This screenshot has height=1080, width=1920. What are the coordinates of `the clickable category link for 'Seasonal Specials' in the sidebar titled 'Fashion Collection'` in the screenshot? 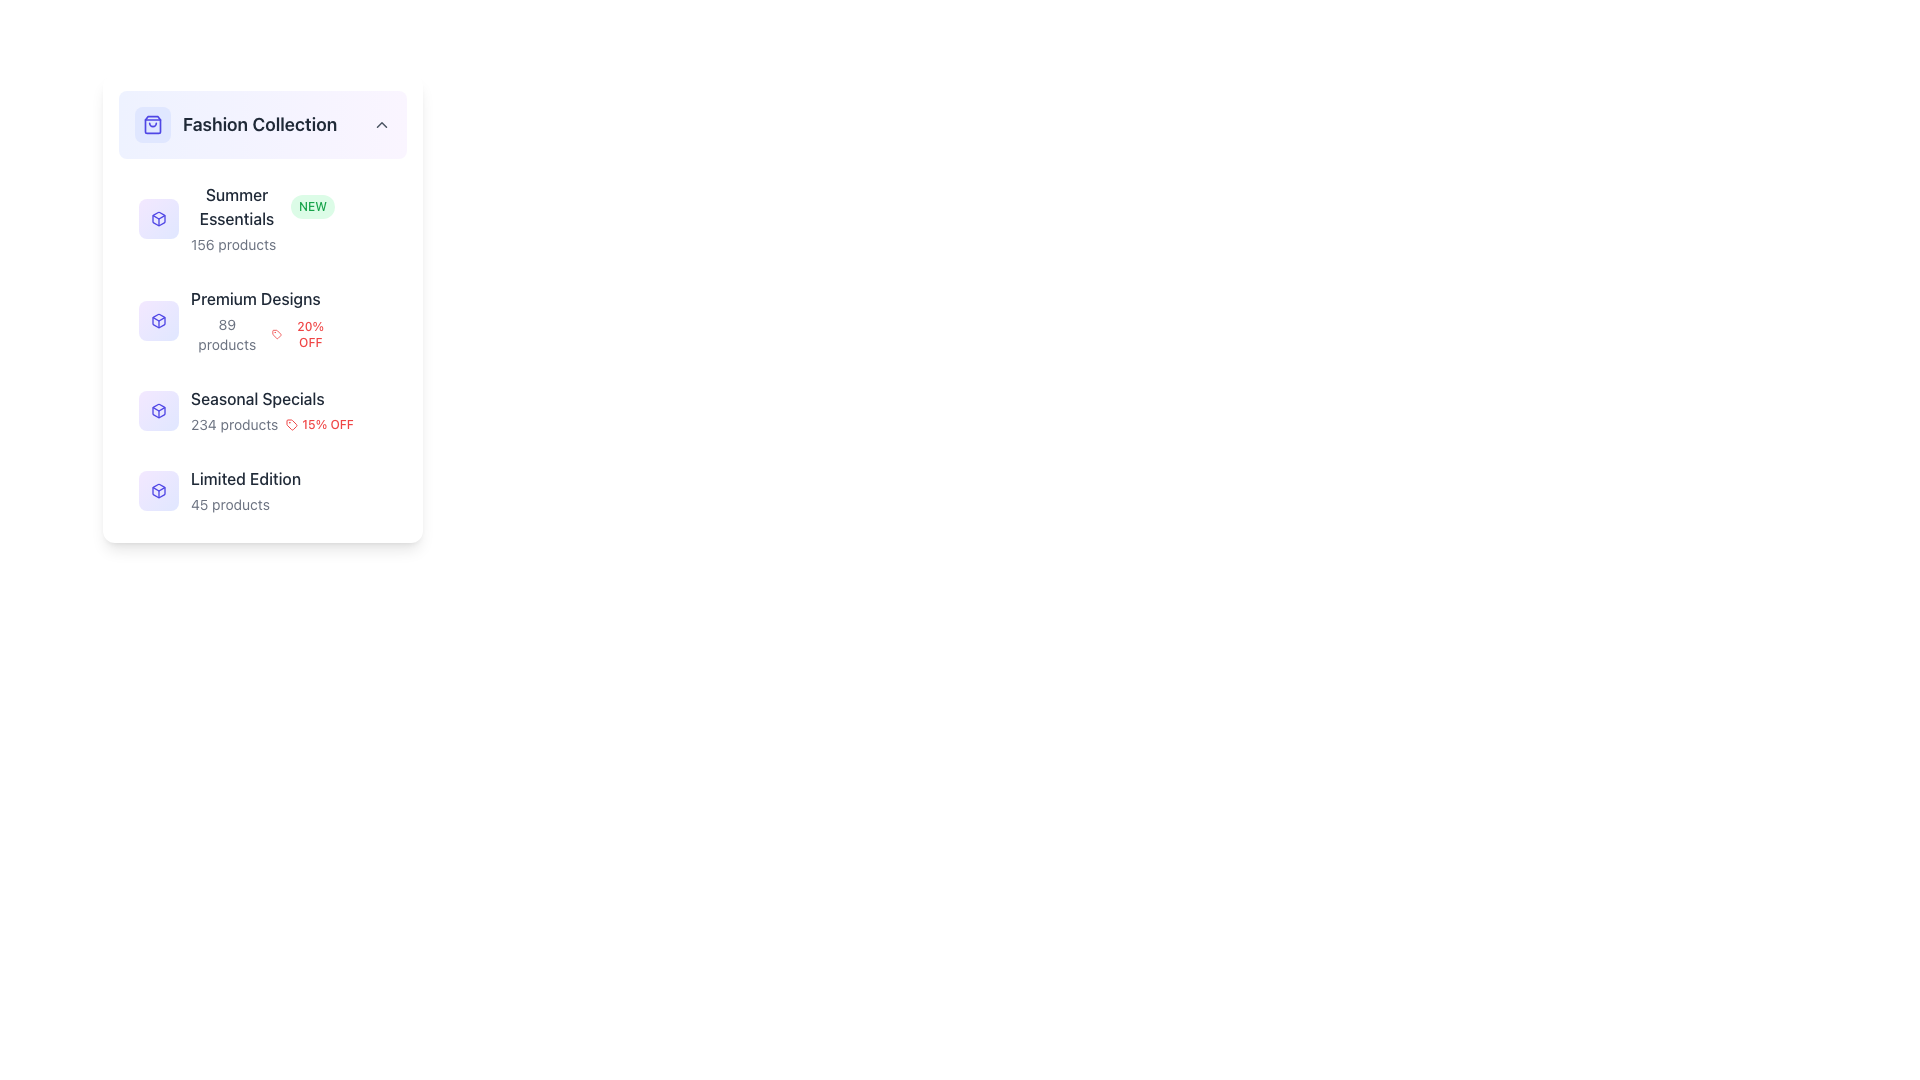 It's located at (278, 410).